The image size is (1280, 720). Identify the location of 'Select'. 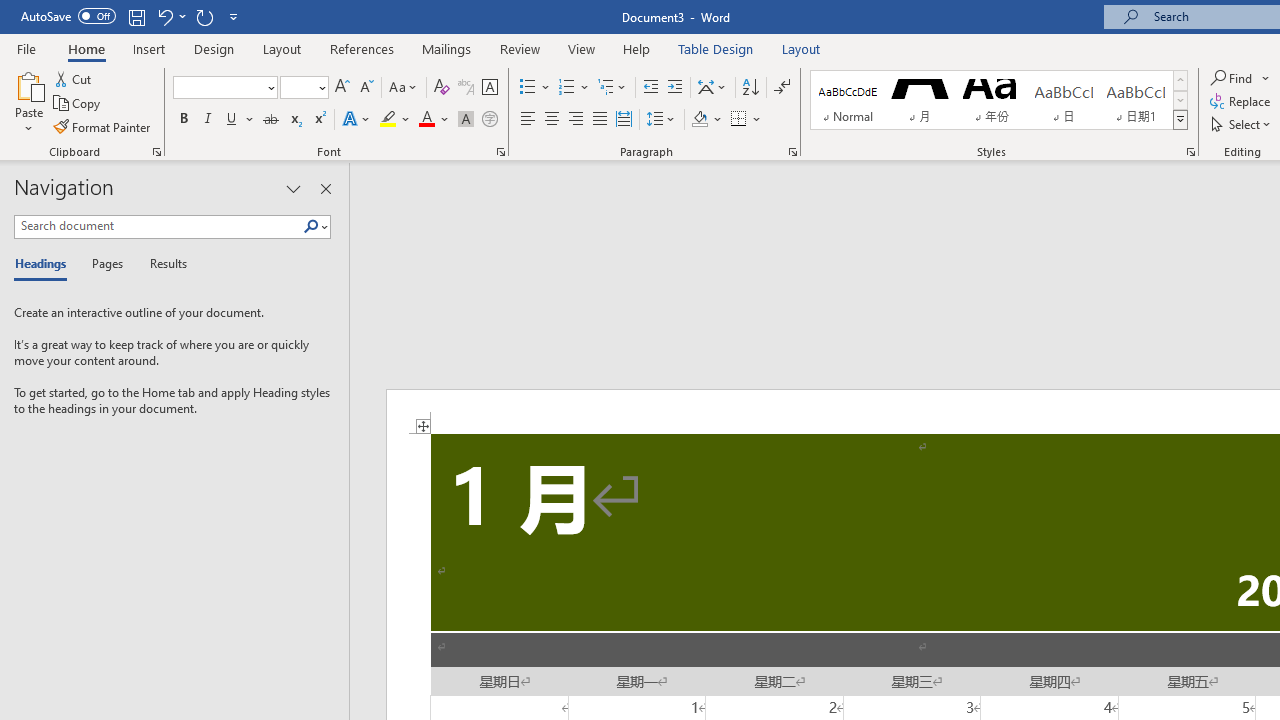
(1241, 124).